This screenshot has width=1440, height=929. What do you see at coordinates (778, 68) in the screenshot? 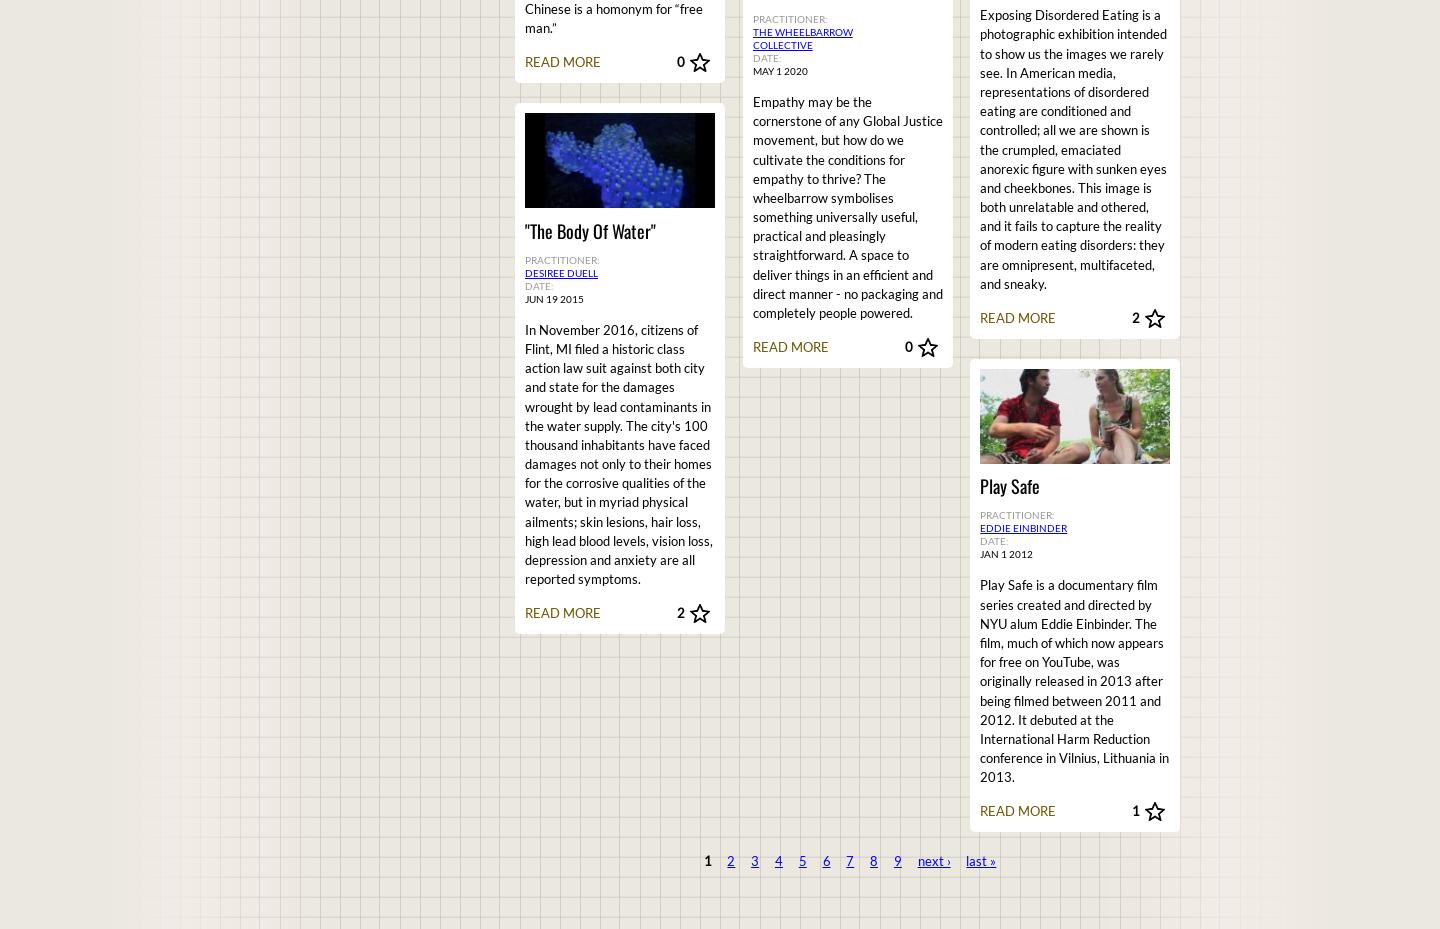
I see `'May 1 2020'` at bounding box center [778, 68].